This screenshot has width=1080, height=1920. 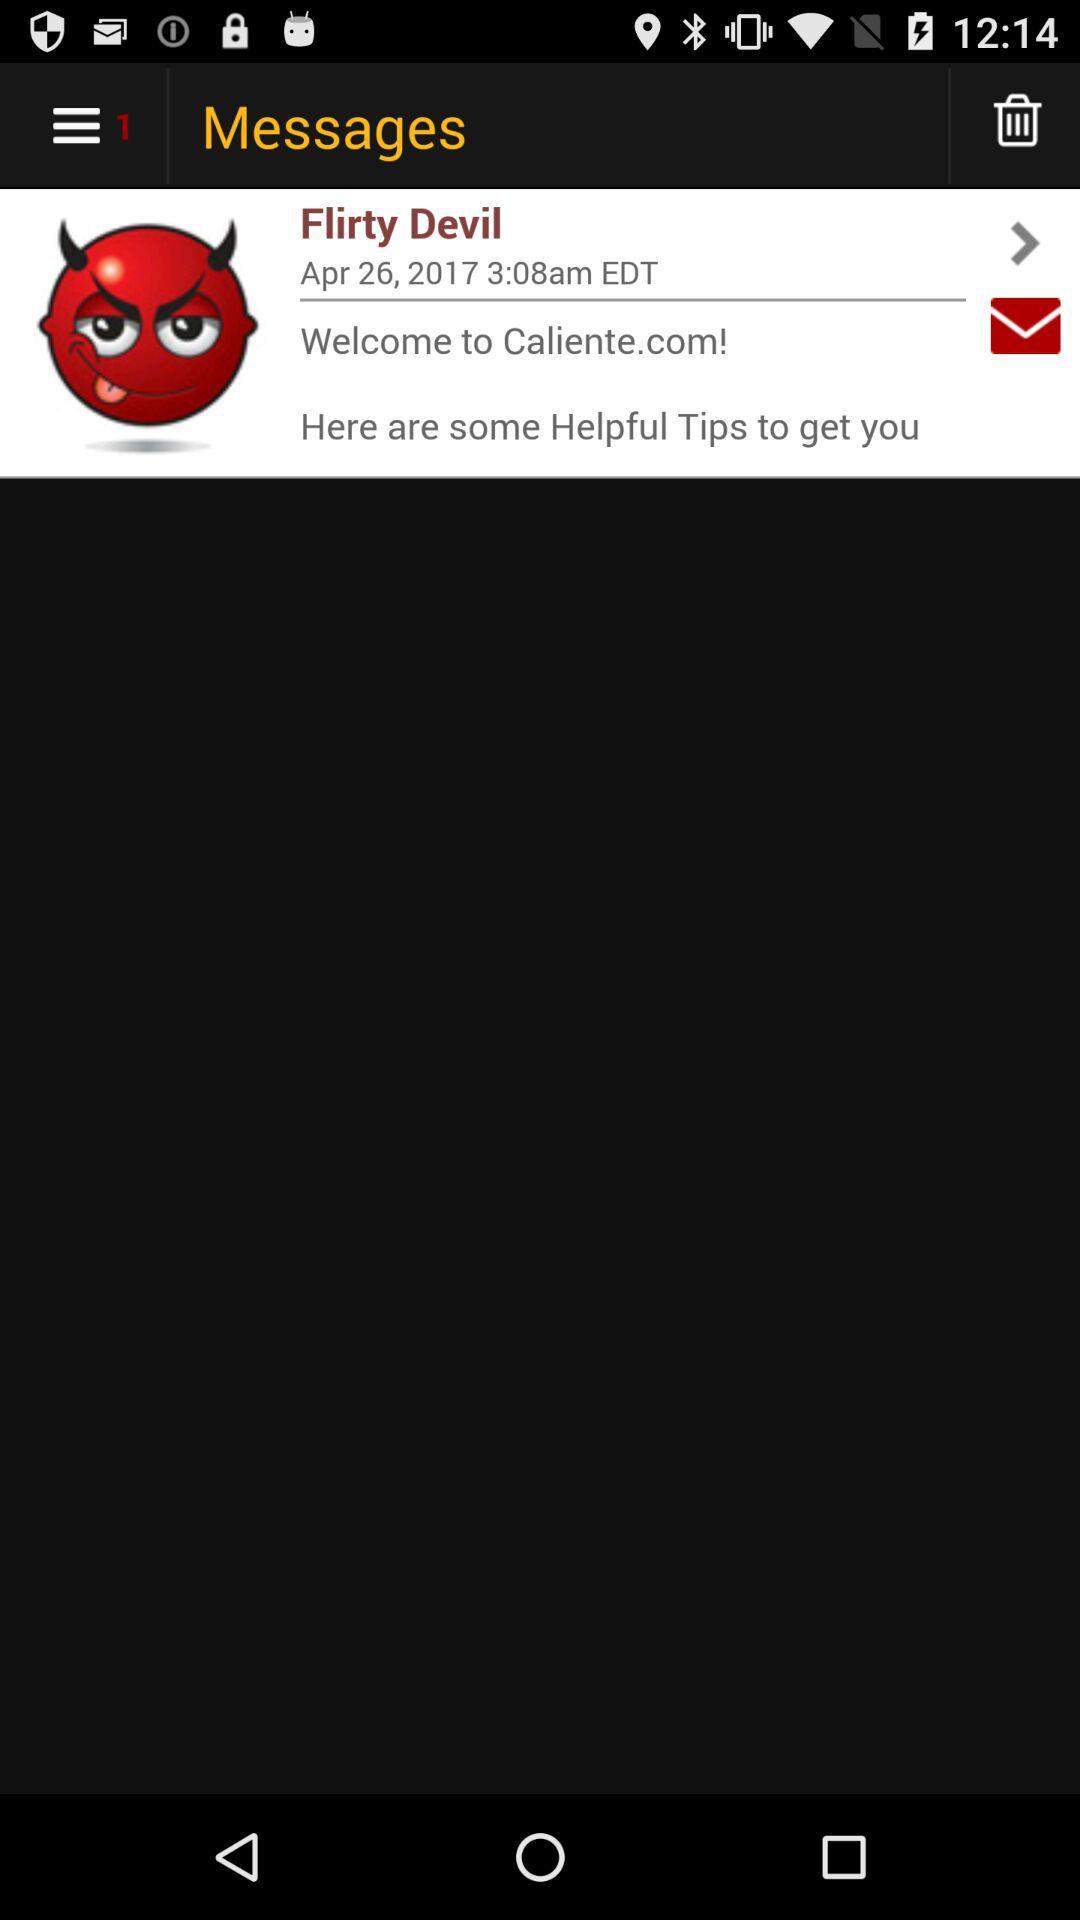 I want to click on the item above the apr 26 2017 item, so click(x=632, y=222).